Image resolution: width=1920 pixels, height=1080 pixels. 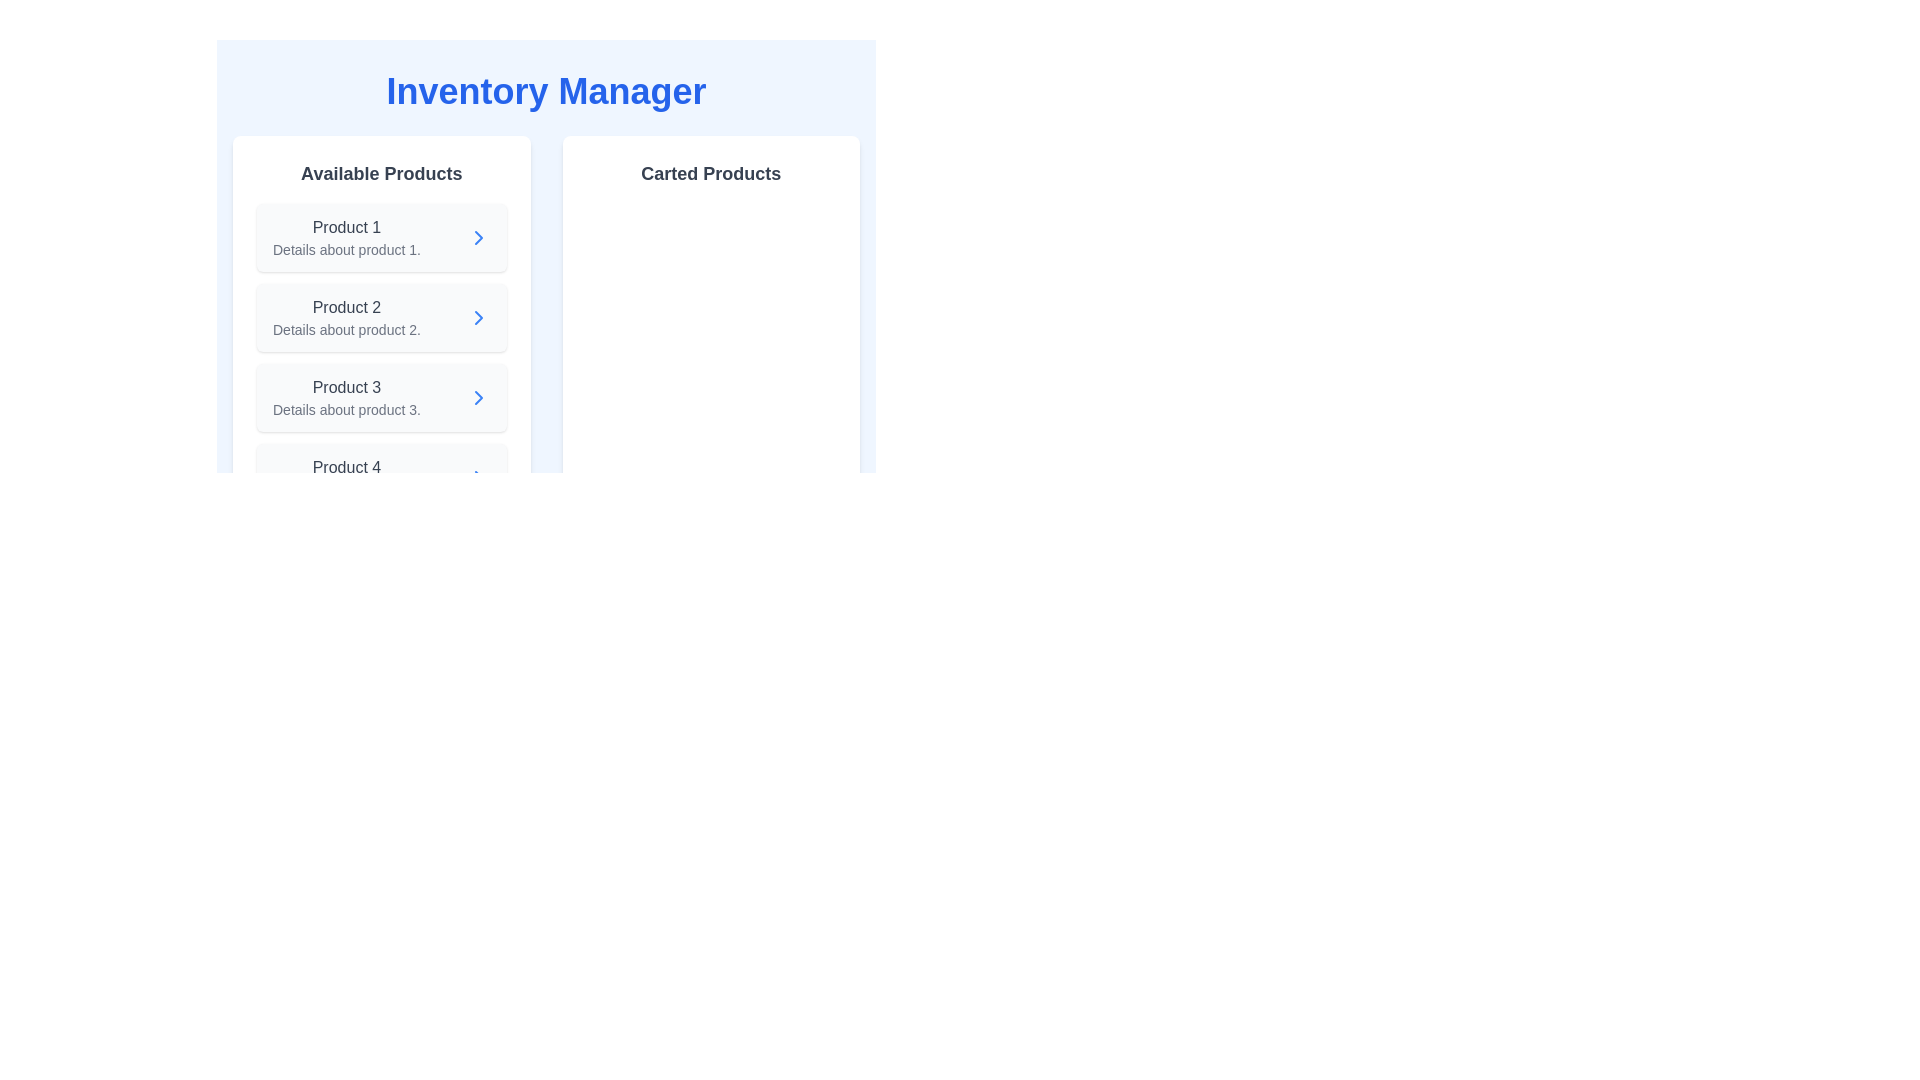 What do you see at coordinates (477, 237) in the screenshot?
I see `the rightward-pointing chevron icon located on the right side of the 'Product 1' item in the 'Available Products' list` at bounding box center [477, 237].